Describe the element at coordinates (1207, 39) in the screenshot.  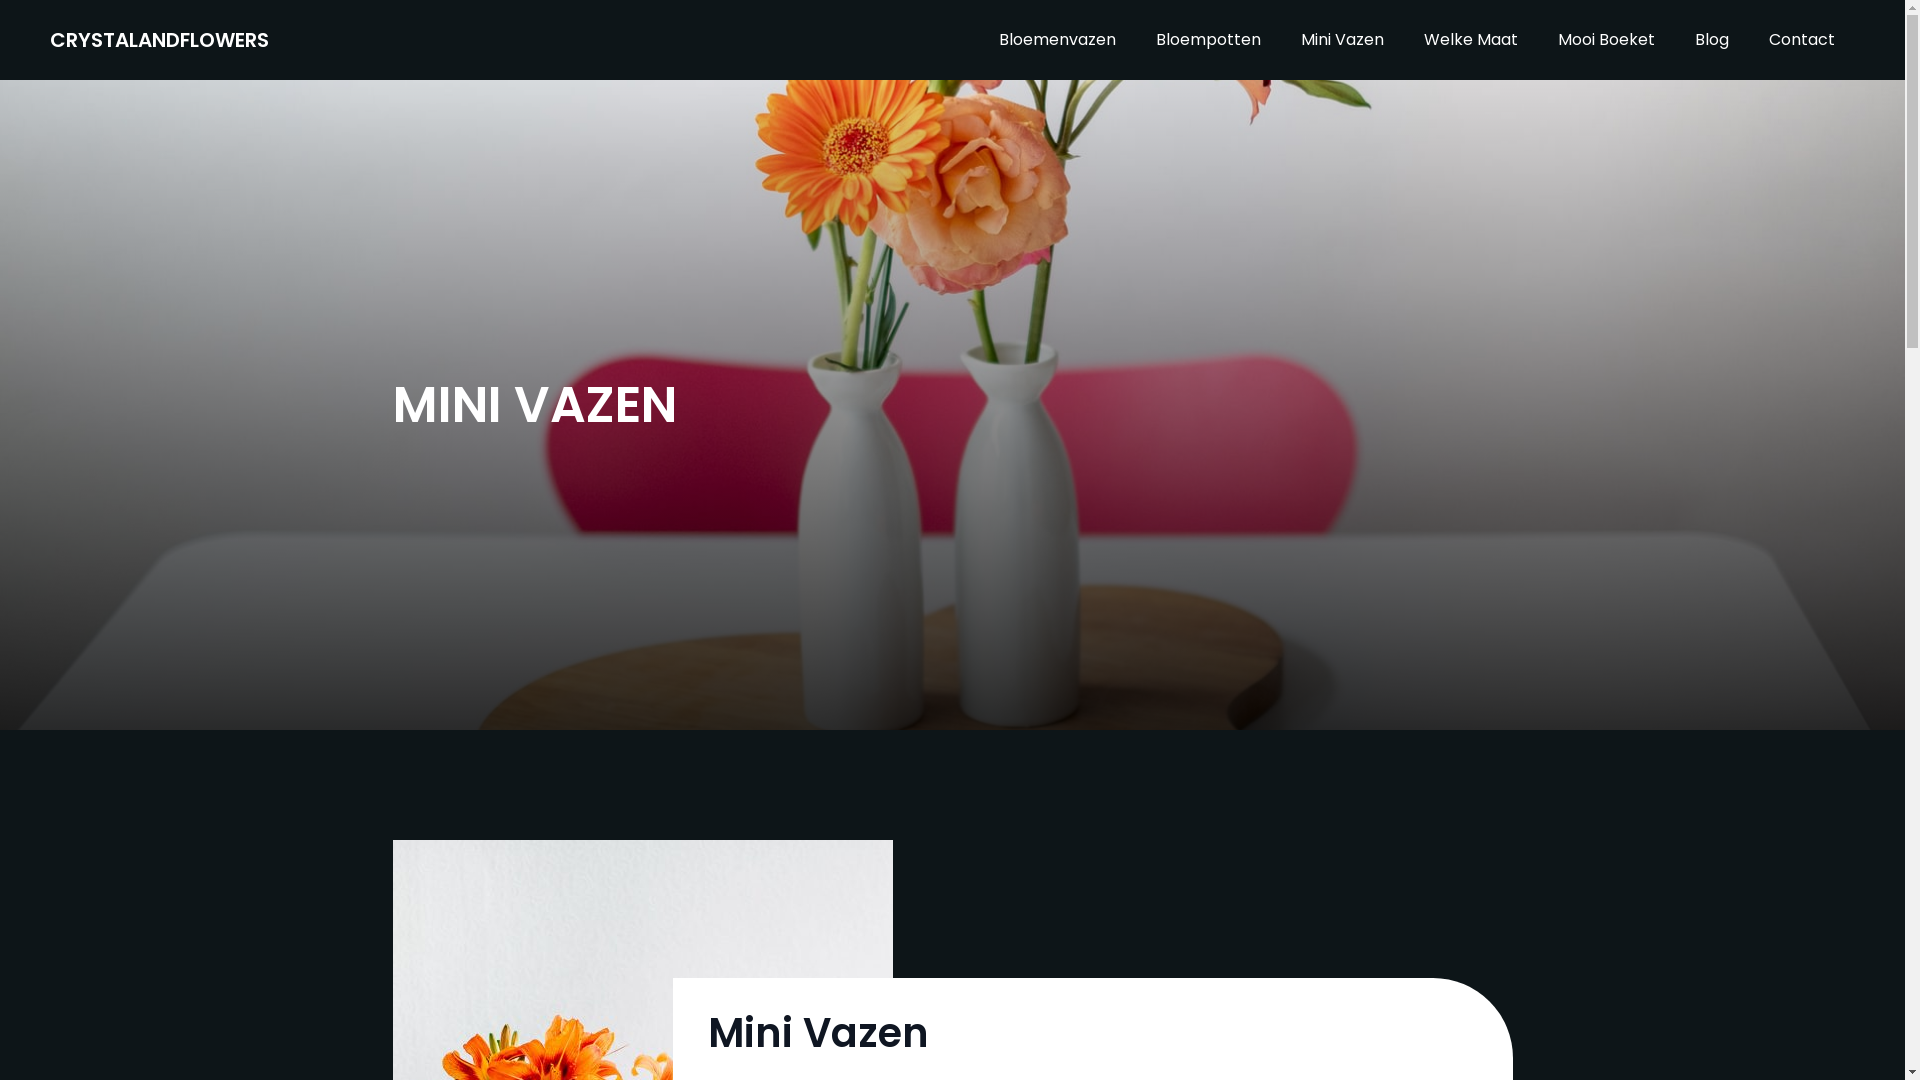
I see `'Bloempotten'` at that location.